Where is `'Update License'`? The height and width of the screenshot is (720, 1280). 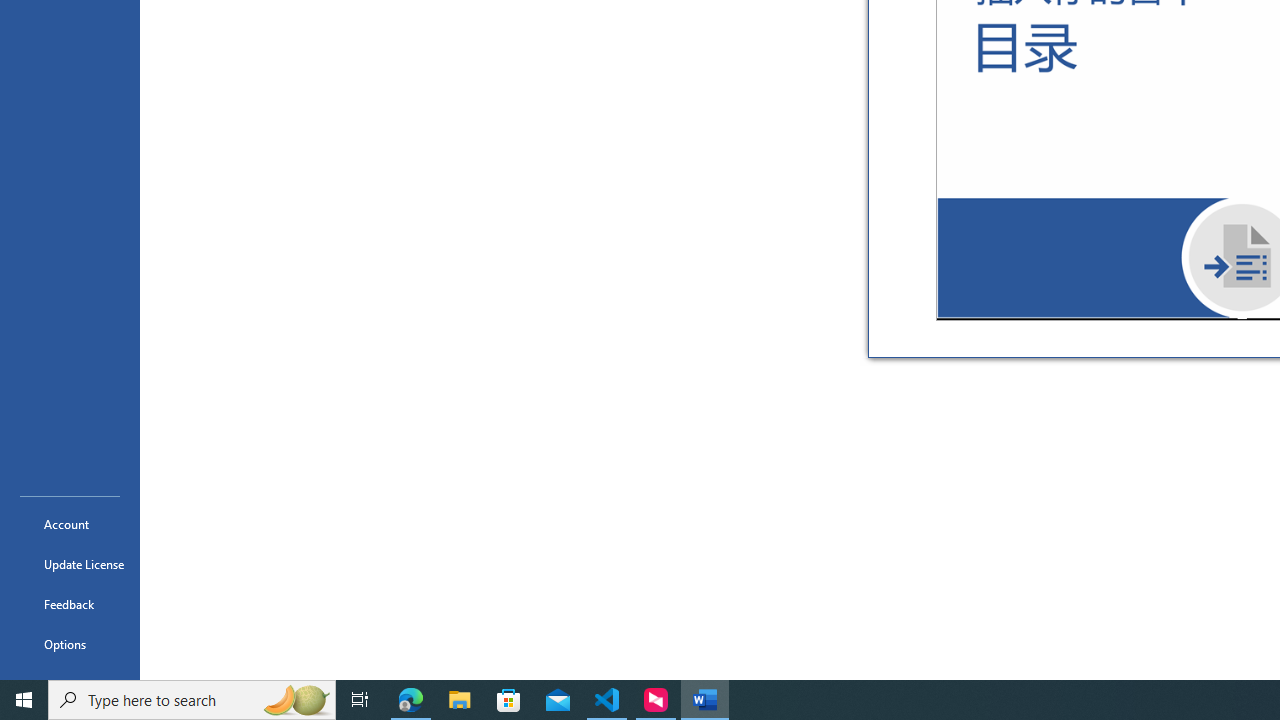 'Update License' is located at coordinates (69, 564).